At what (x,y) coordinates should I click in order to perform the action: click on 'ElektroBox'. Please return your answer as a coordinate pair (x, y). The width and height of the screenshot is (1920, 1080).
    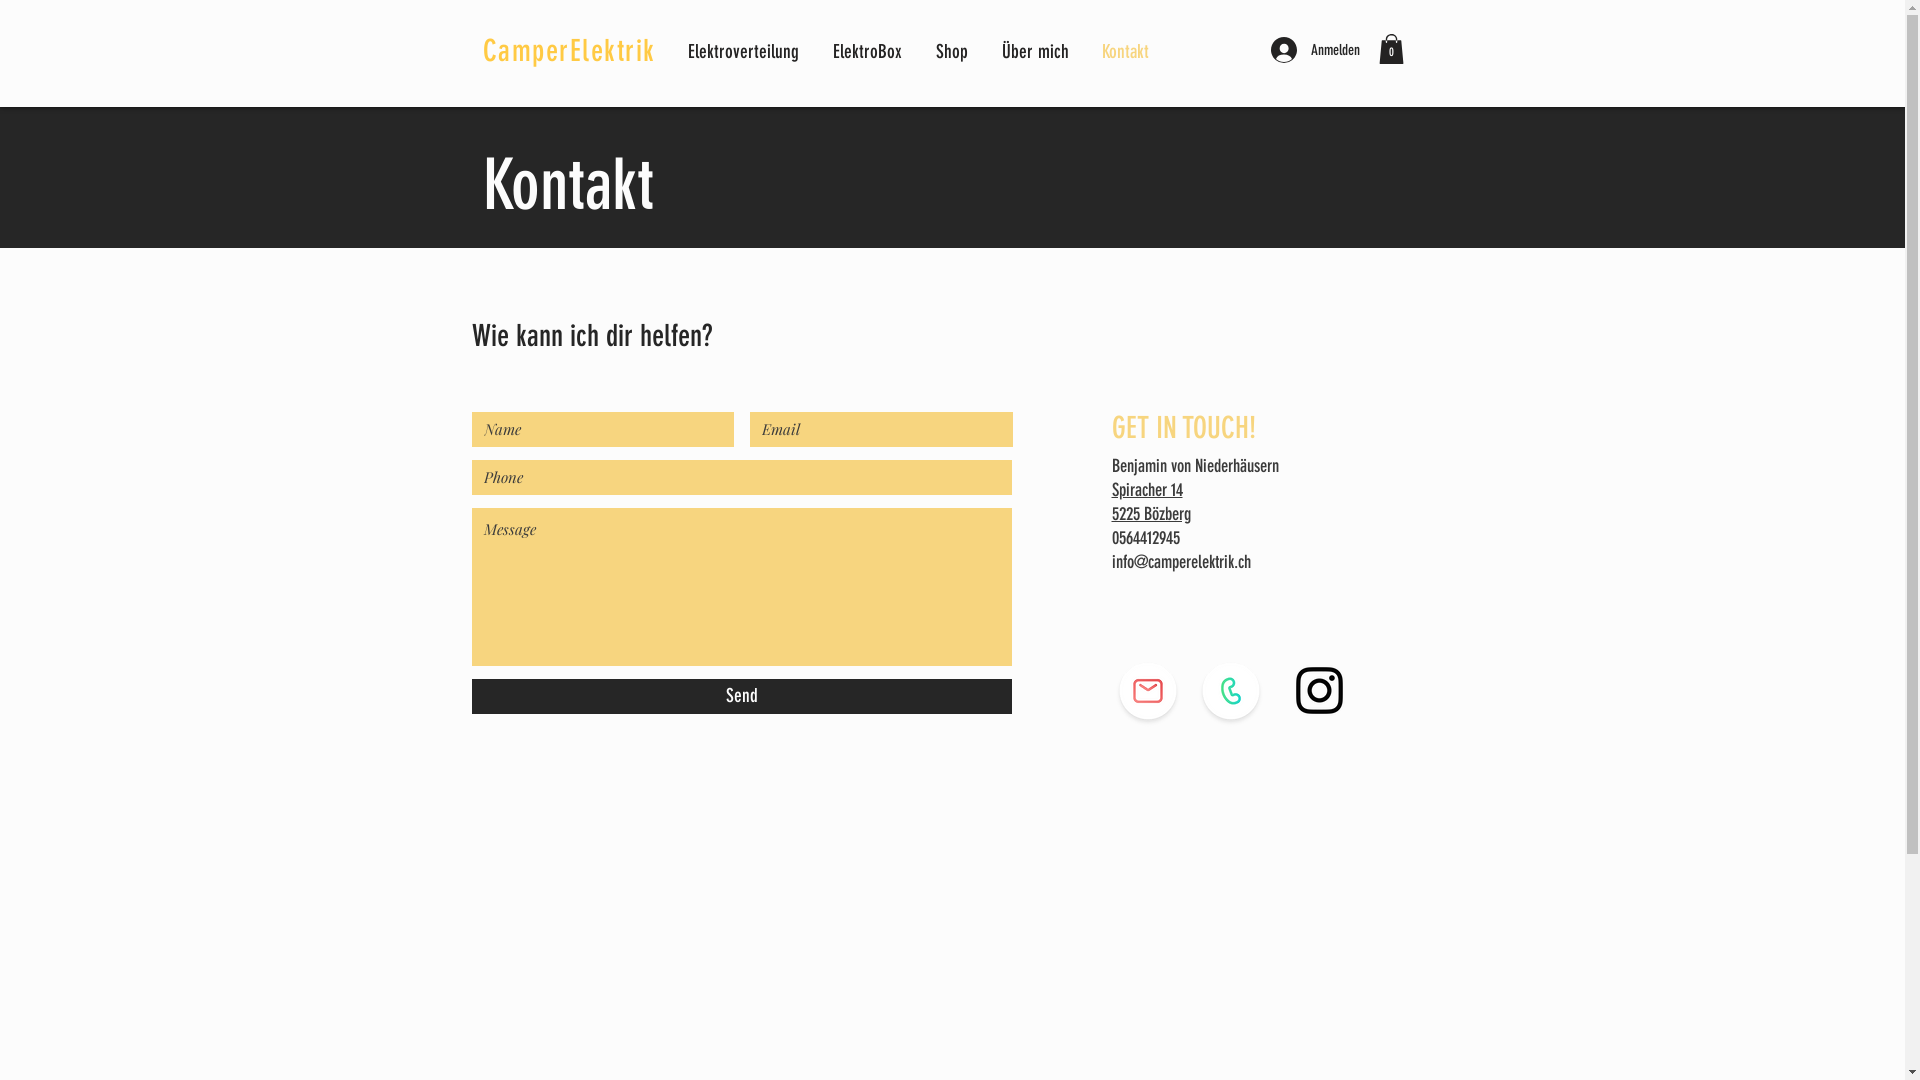
    Looking at the image, I should click on (869, 50).